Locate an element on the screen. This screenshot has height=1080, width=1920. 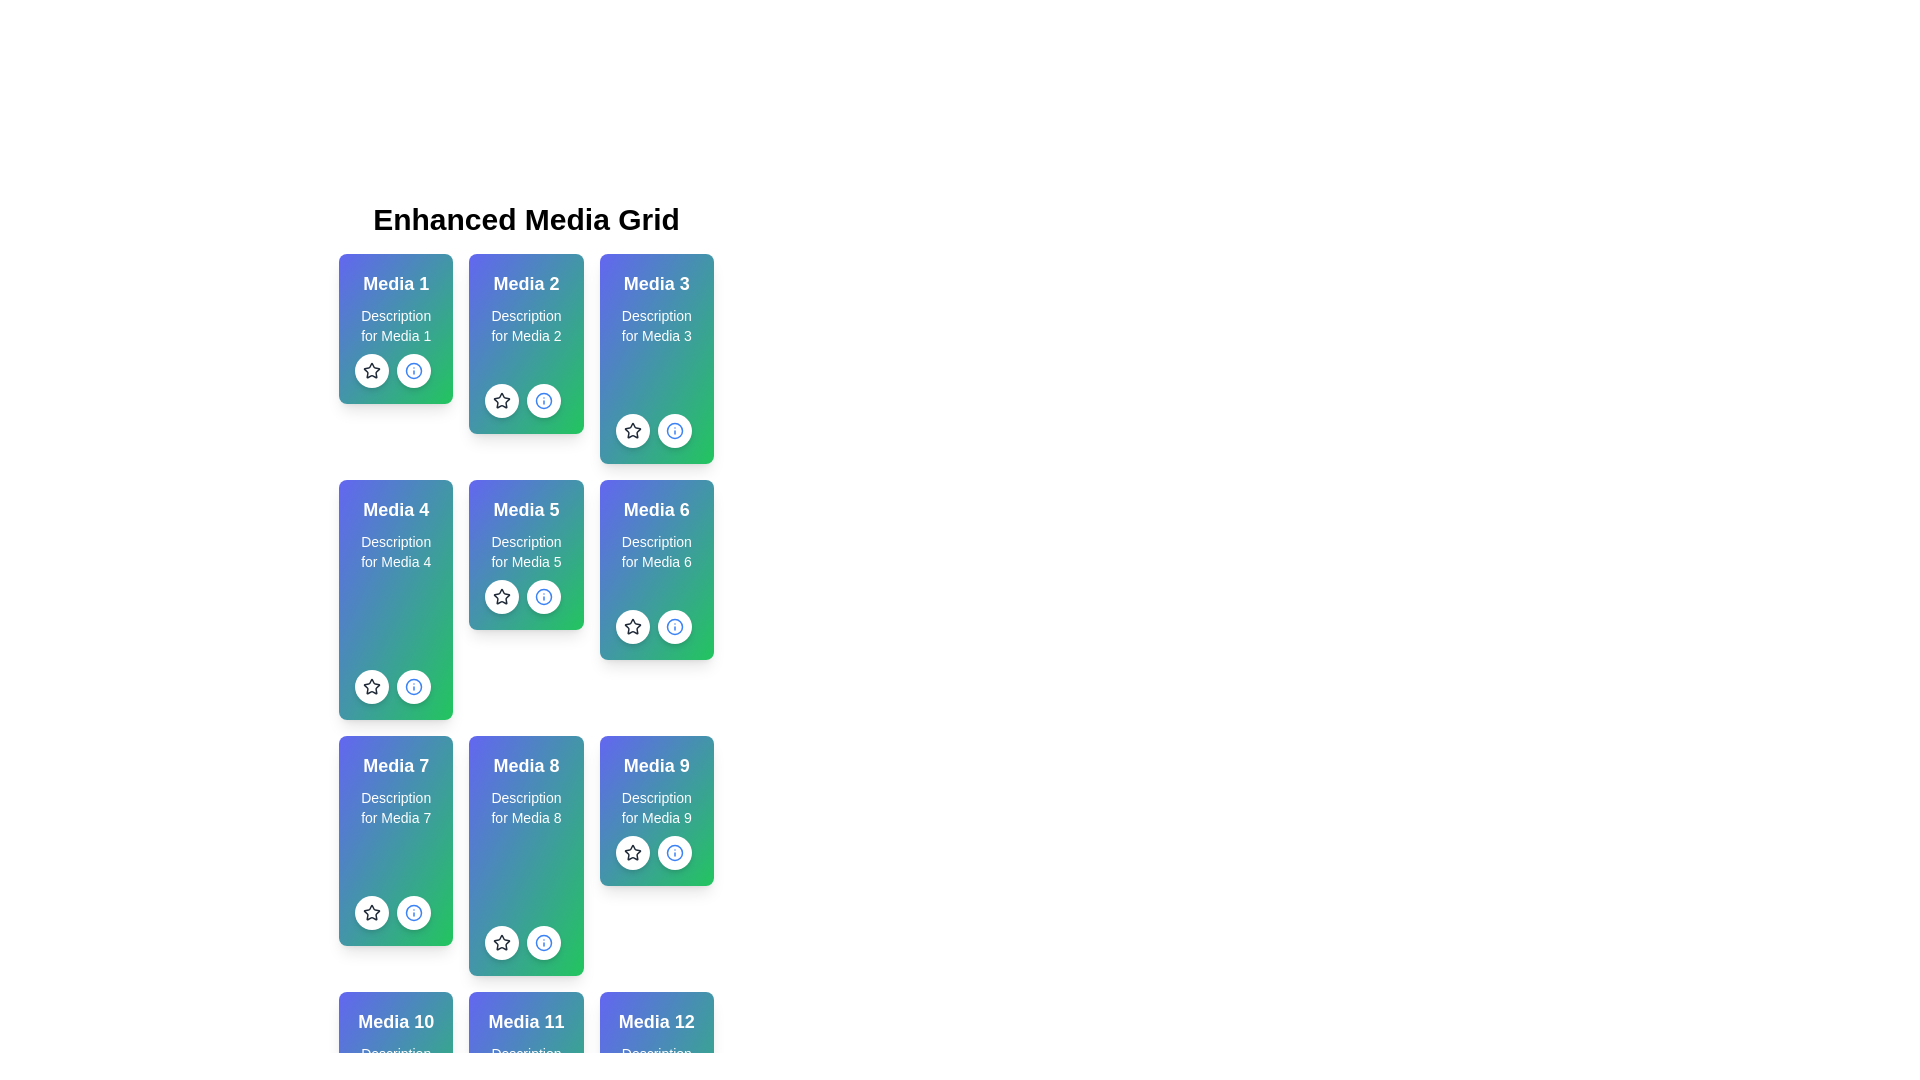
the star icon button in the 'Media 7' card, located in the second last row of the grid, to potentially reveal a tooltip is located at coordinates (372, 912).